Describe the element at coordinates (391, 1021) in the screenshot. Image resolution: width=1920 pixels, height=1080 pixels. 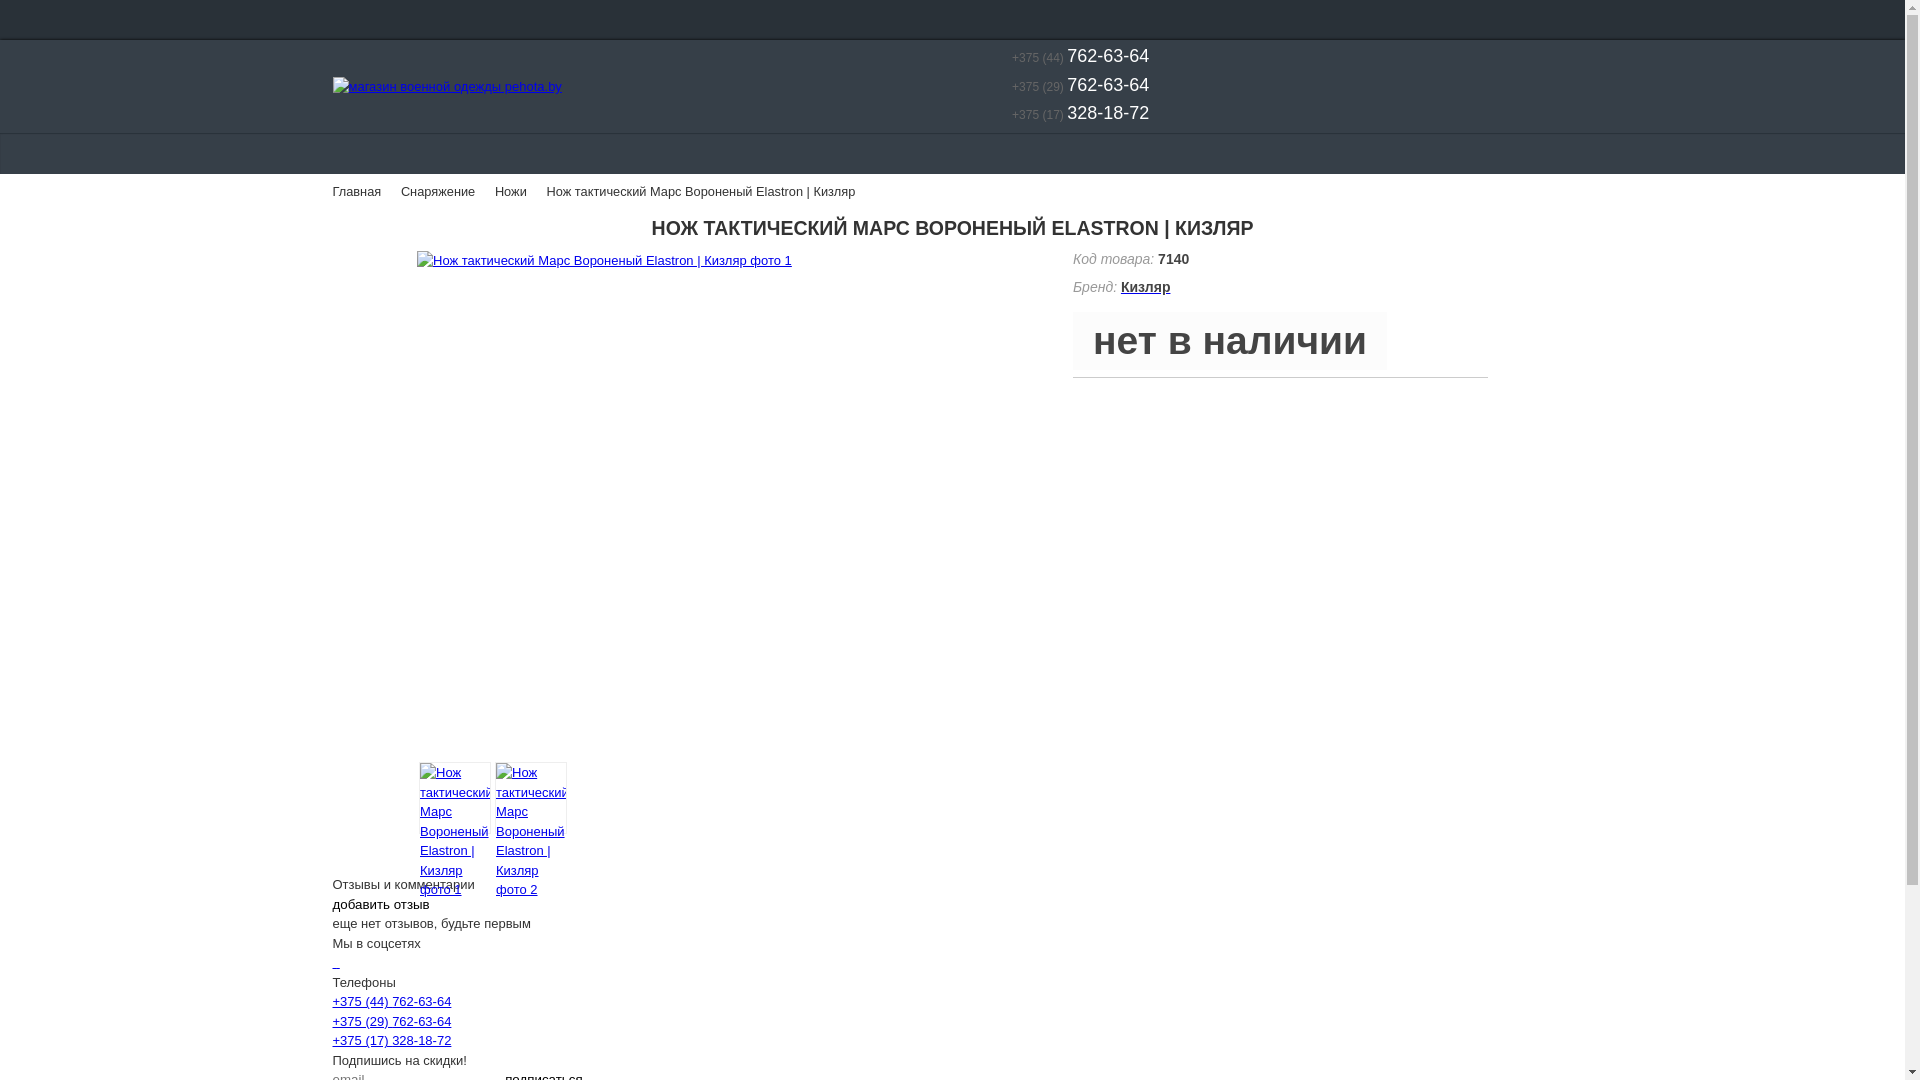
I see `'+375 (29) 762-63-64'` at that location.